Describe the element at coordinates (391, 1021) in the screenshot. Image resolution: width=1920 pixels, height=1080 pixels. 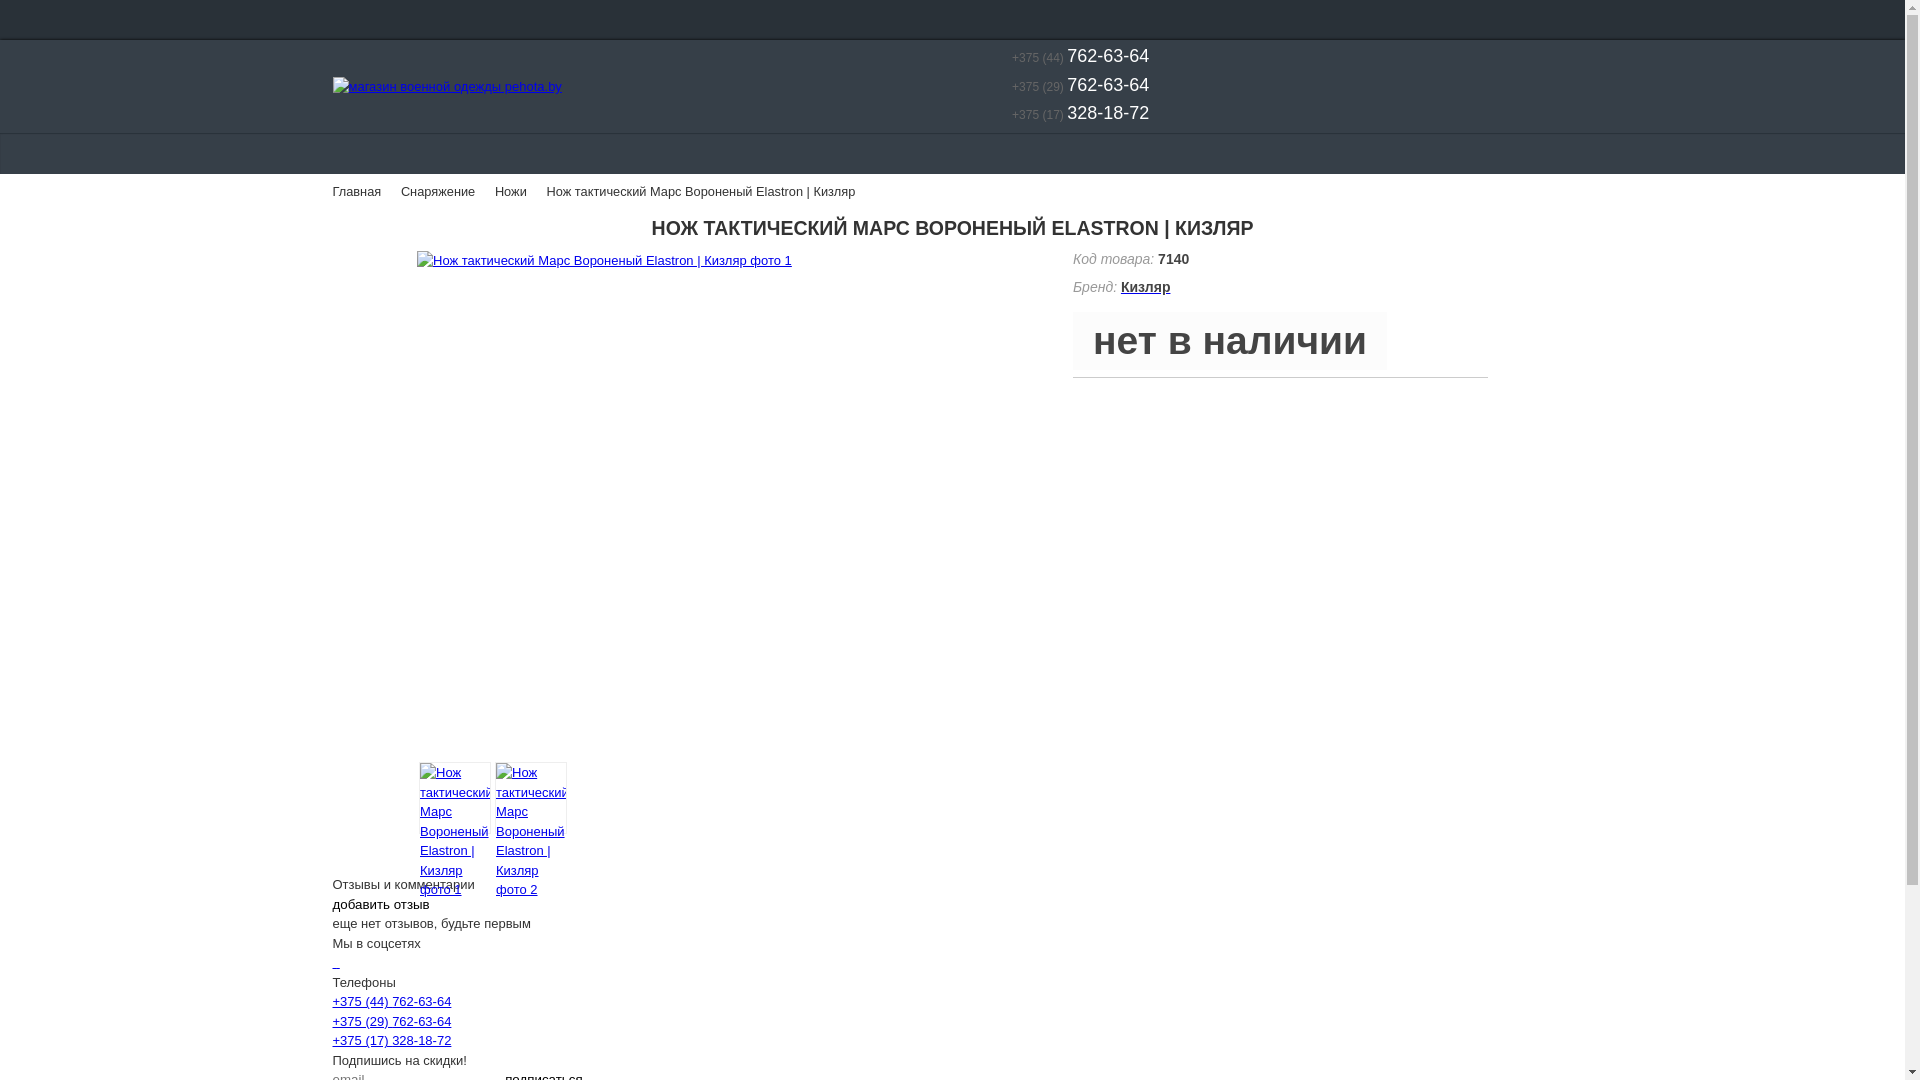
I see `'+375 (29) 762-63-64'` at that location.